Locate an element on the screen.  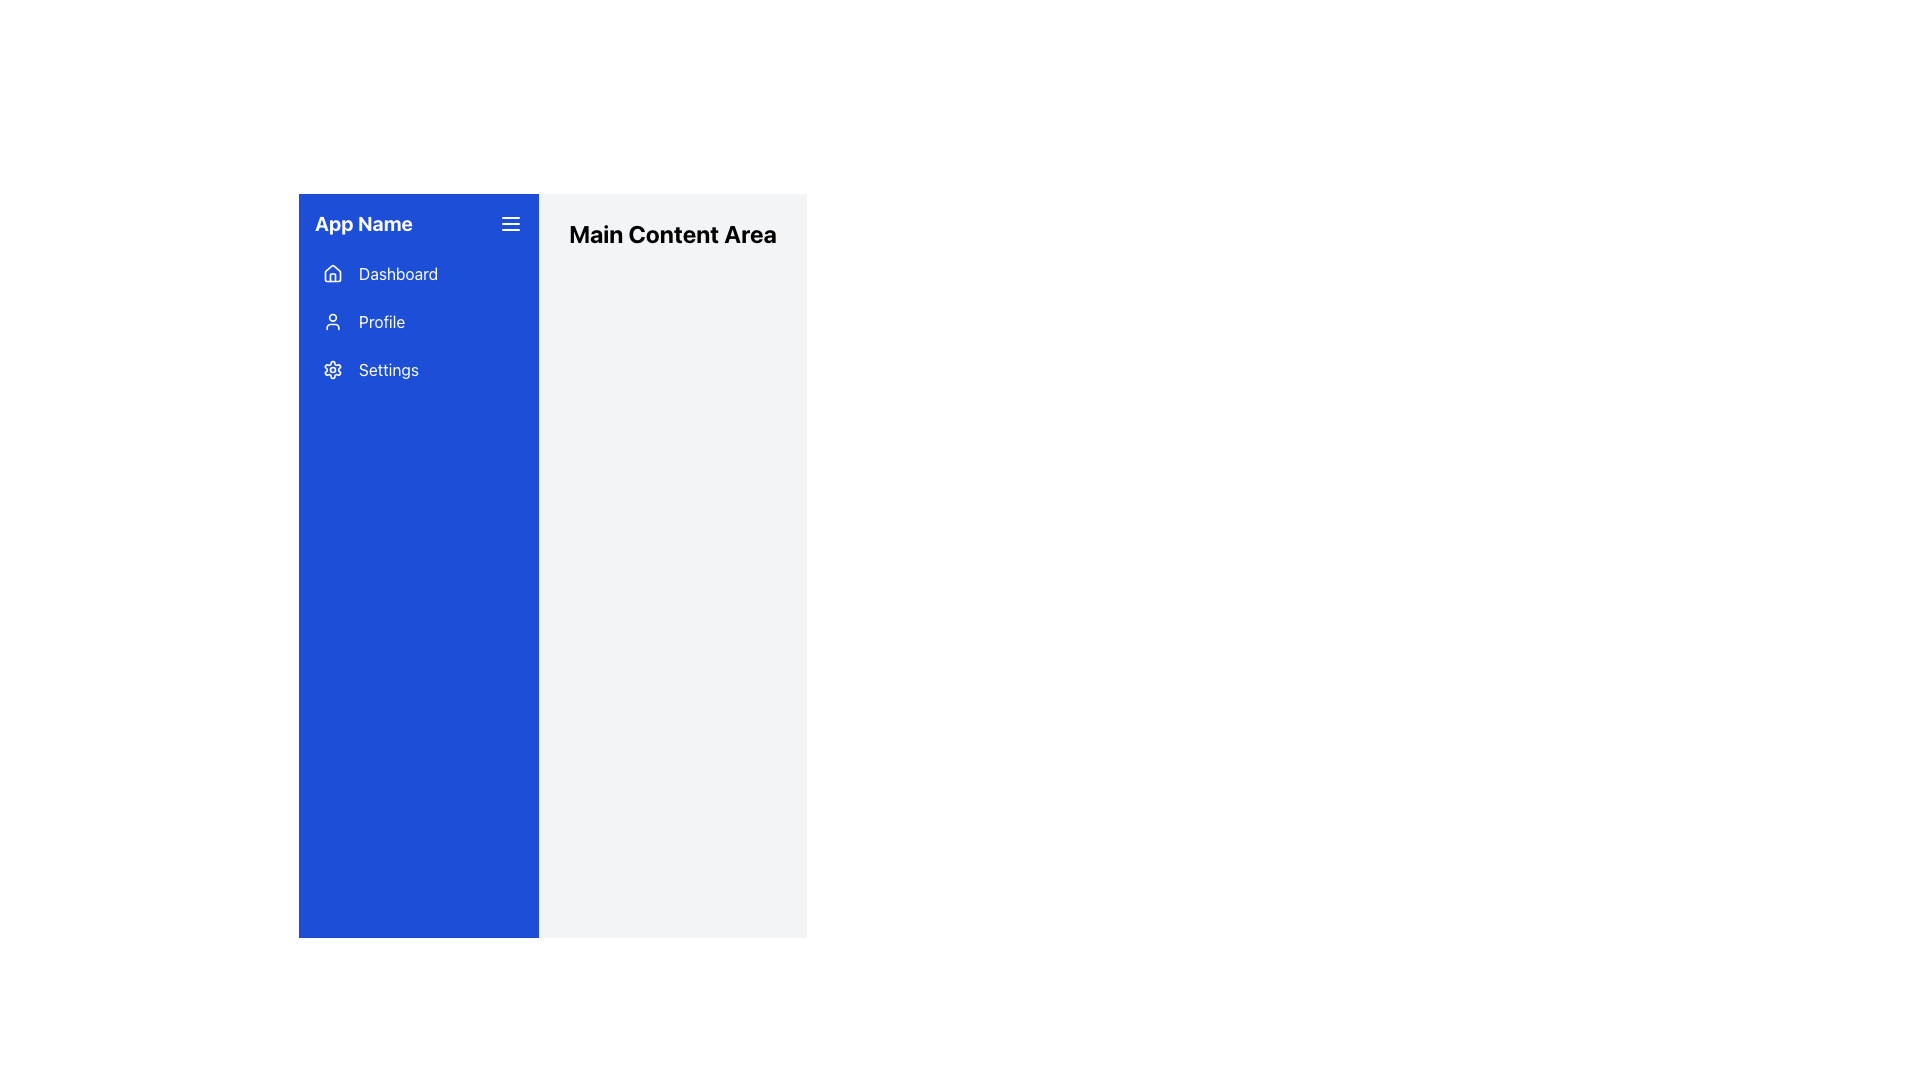
the 'Profile' menu option in the vertical menu component located in the blue sidebar for navigation is located at coordinates (417, 320).